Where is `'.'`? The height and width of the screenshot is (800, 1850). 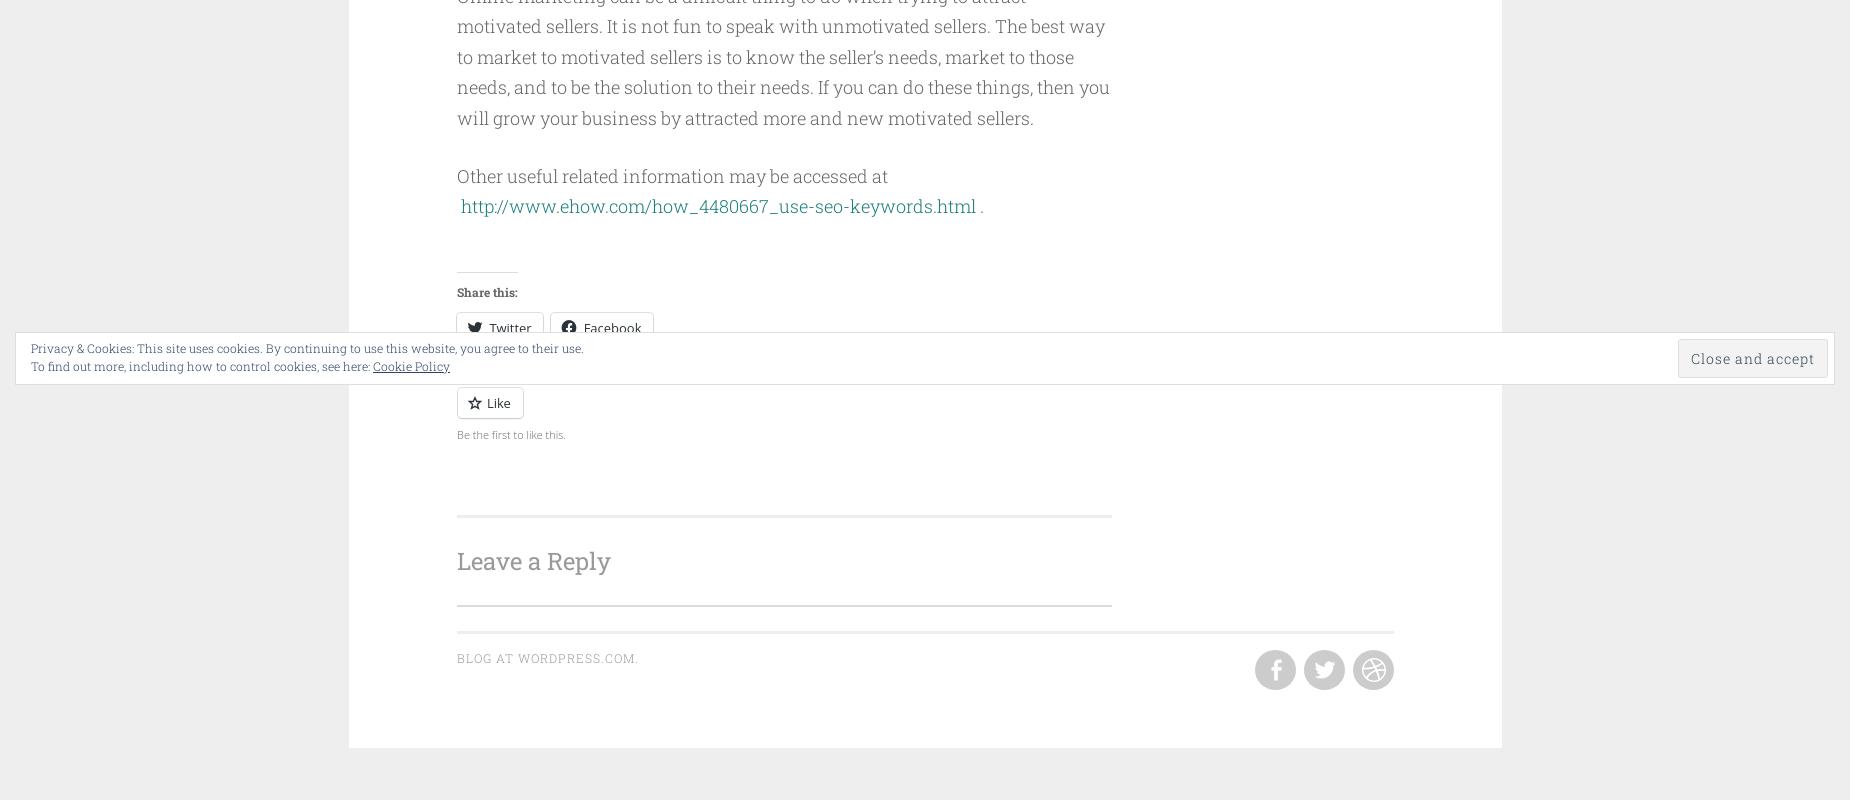 '.' is located at coordinates (978, 206).